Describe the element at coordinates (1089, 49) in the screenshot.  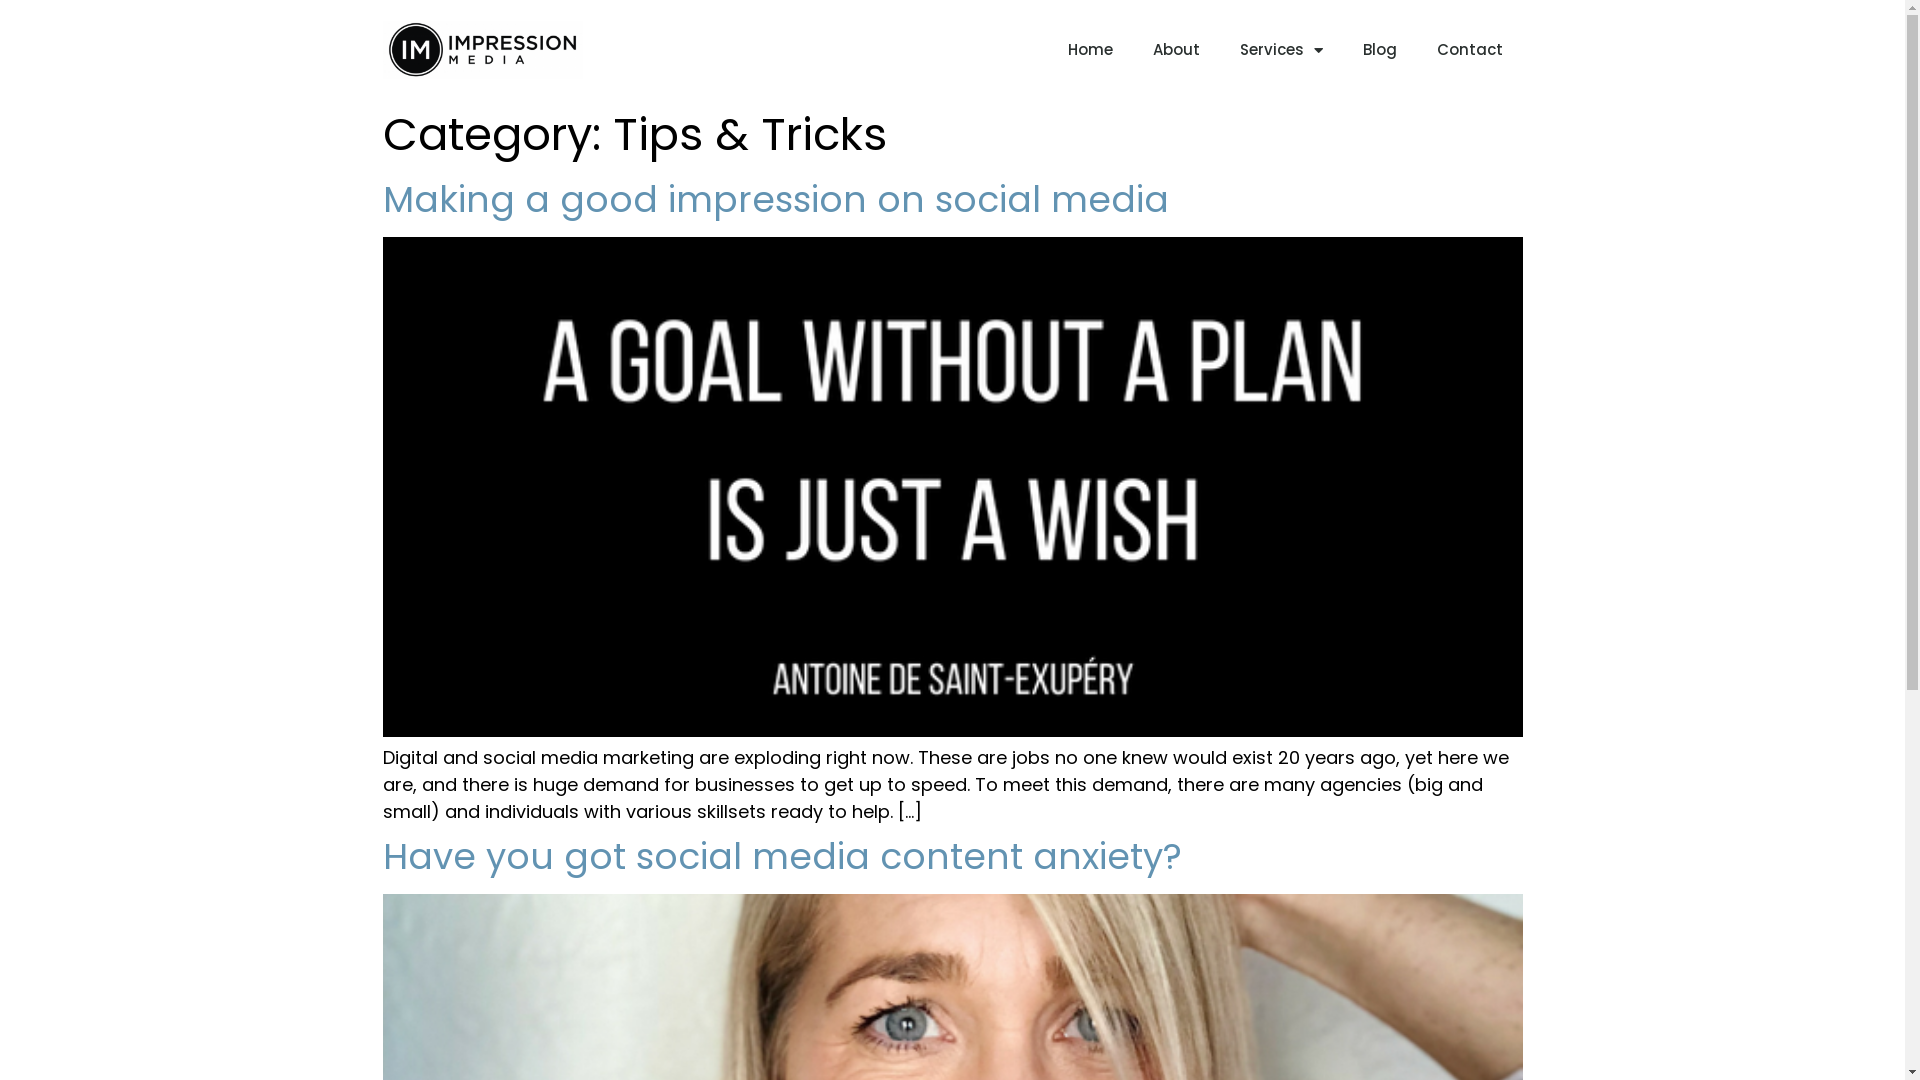
I see `'Home'` at that location.